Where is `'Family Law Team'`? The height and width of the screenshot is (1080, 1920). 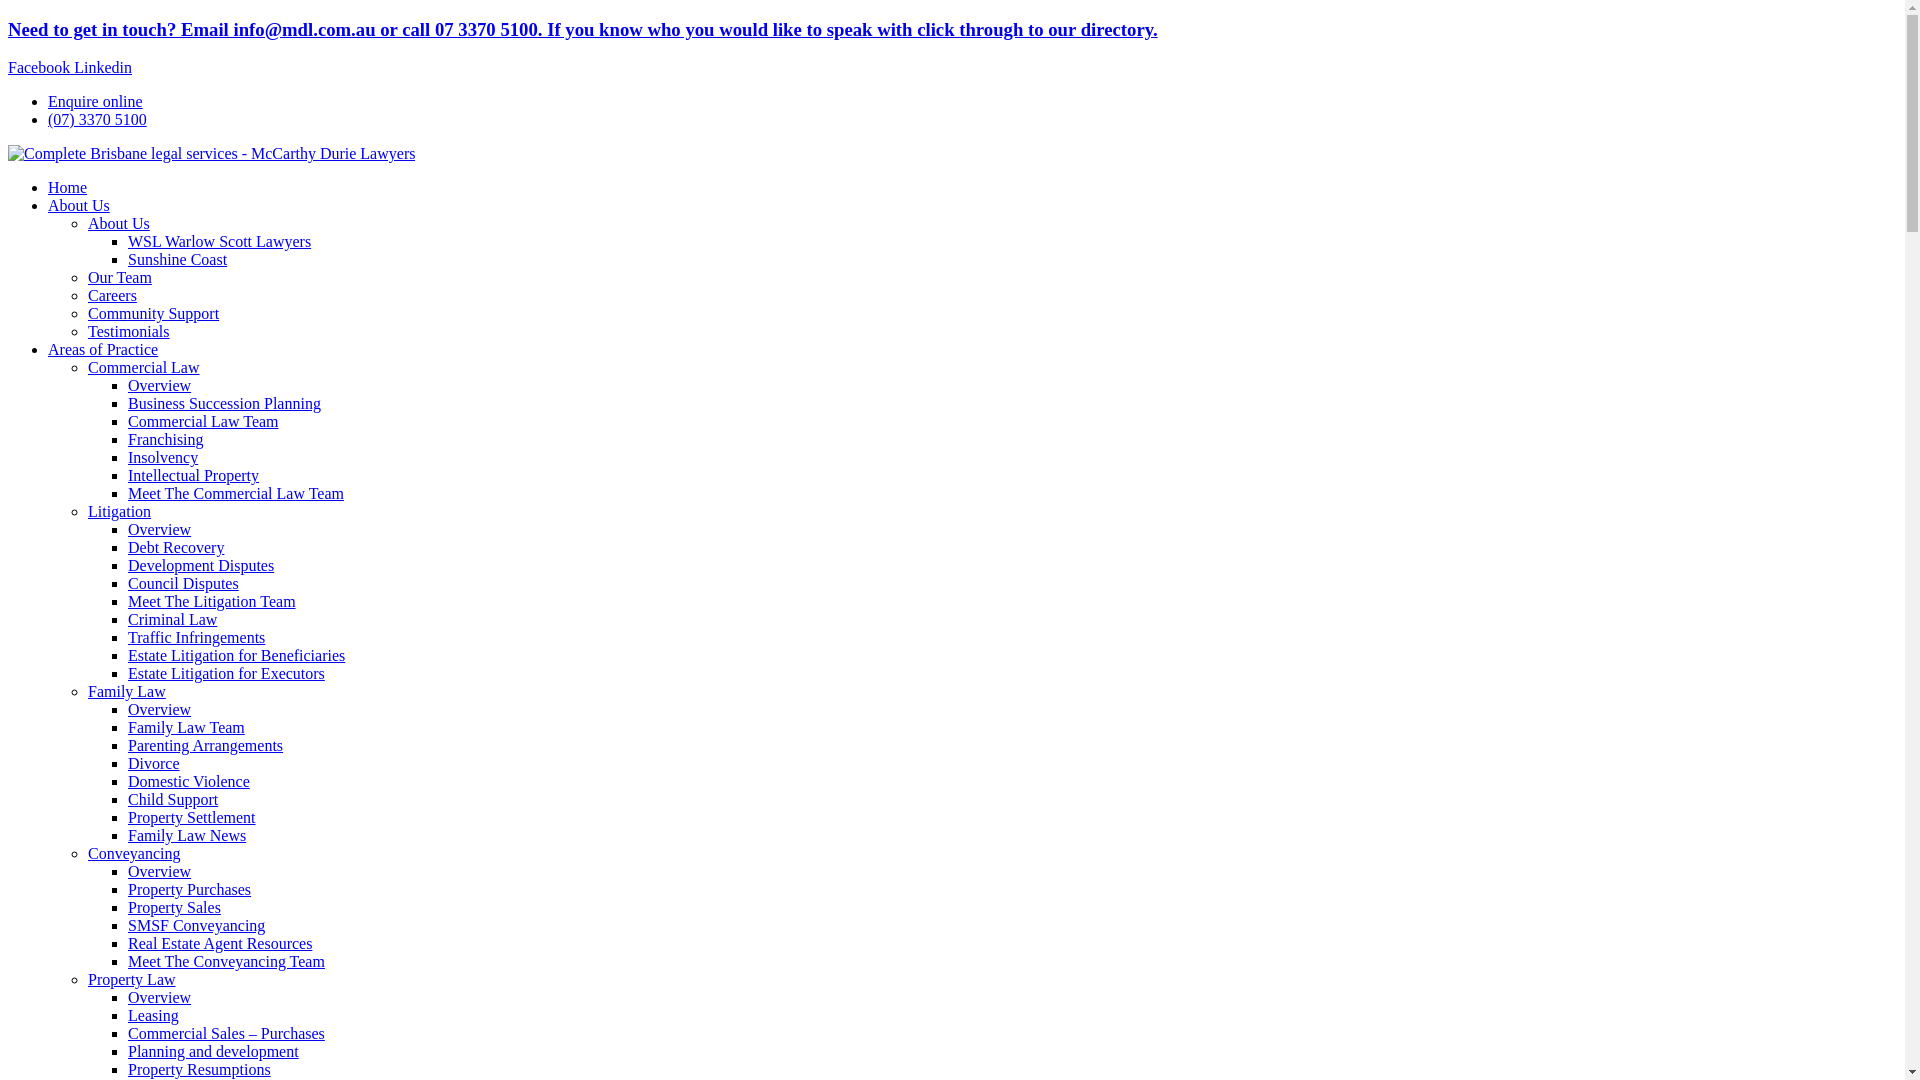
'Family Law Team' is located at coordinates (186, 727).